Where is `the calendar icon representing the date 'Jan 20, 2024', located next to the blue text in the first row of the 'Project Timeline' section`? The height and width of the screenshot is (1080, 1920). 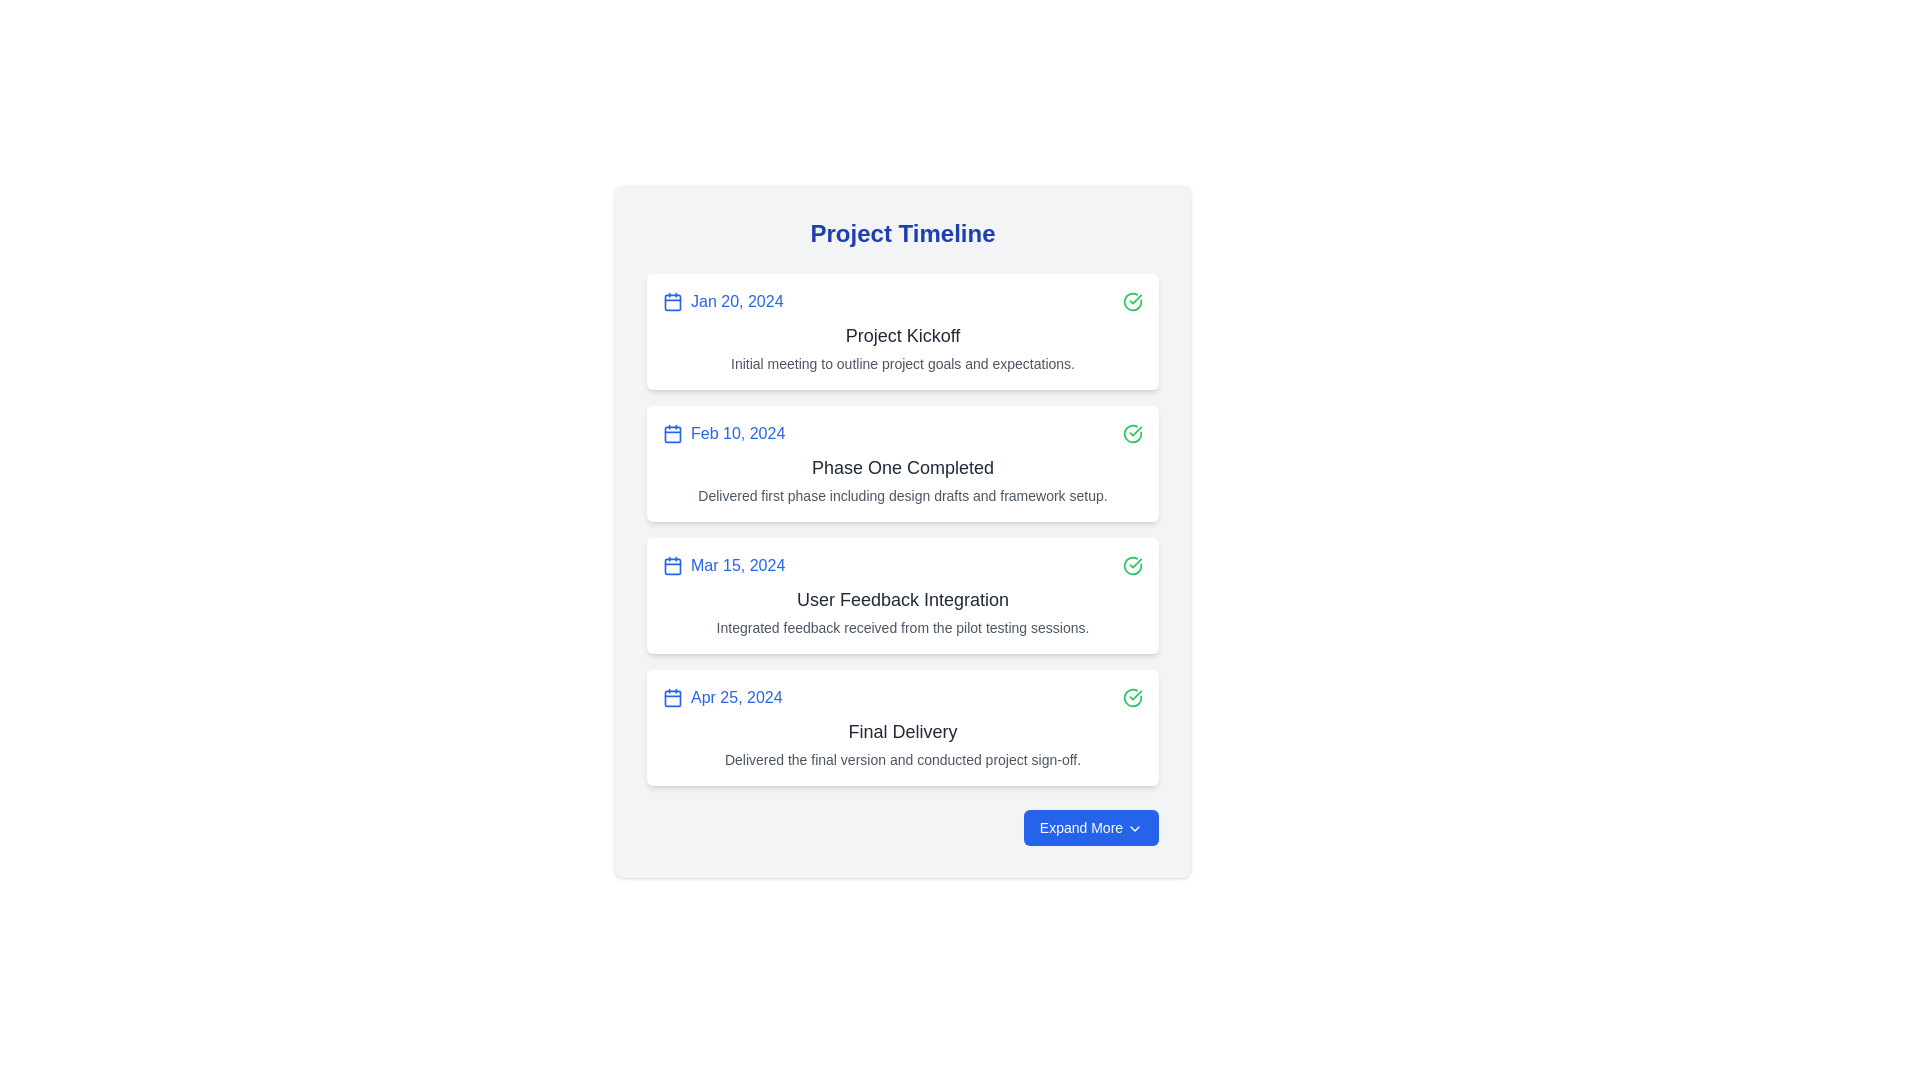 the calendar icon representing the date 'Jan 20, 2024', located next to the blue text in the first row of the 'Project Timeline' section is located at coordinates (672, 301).